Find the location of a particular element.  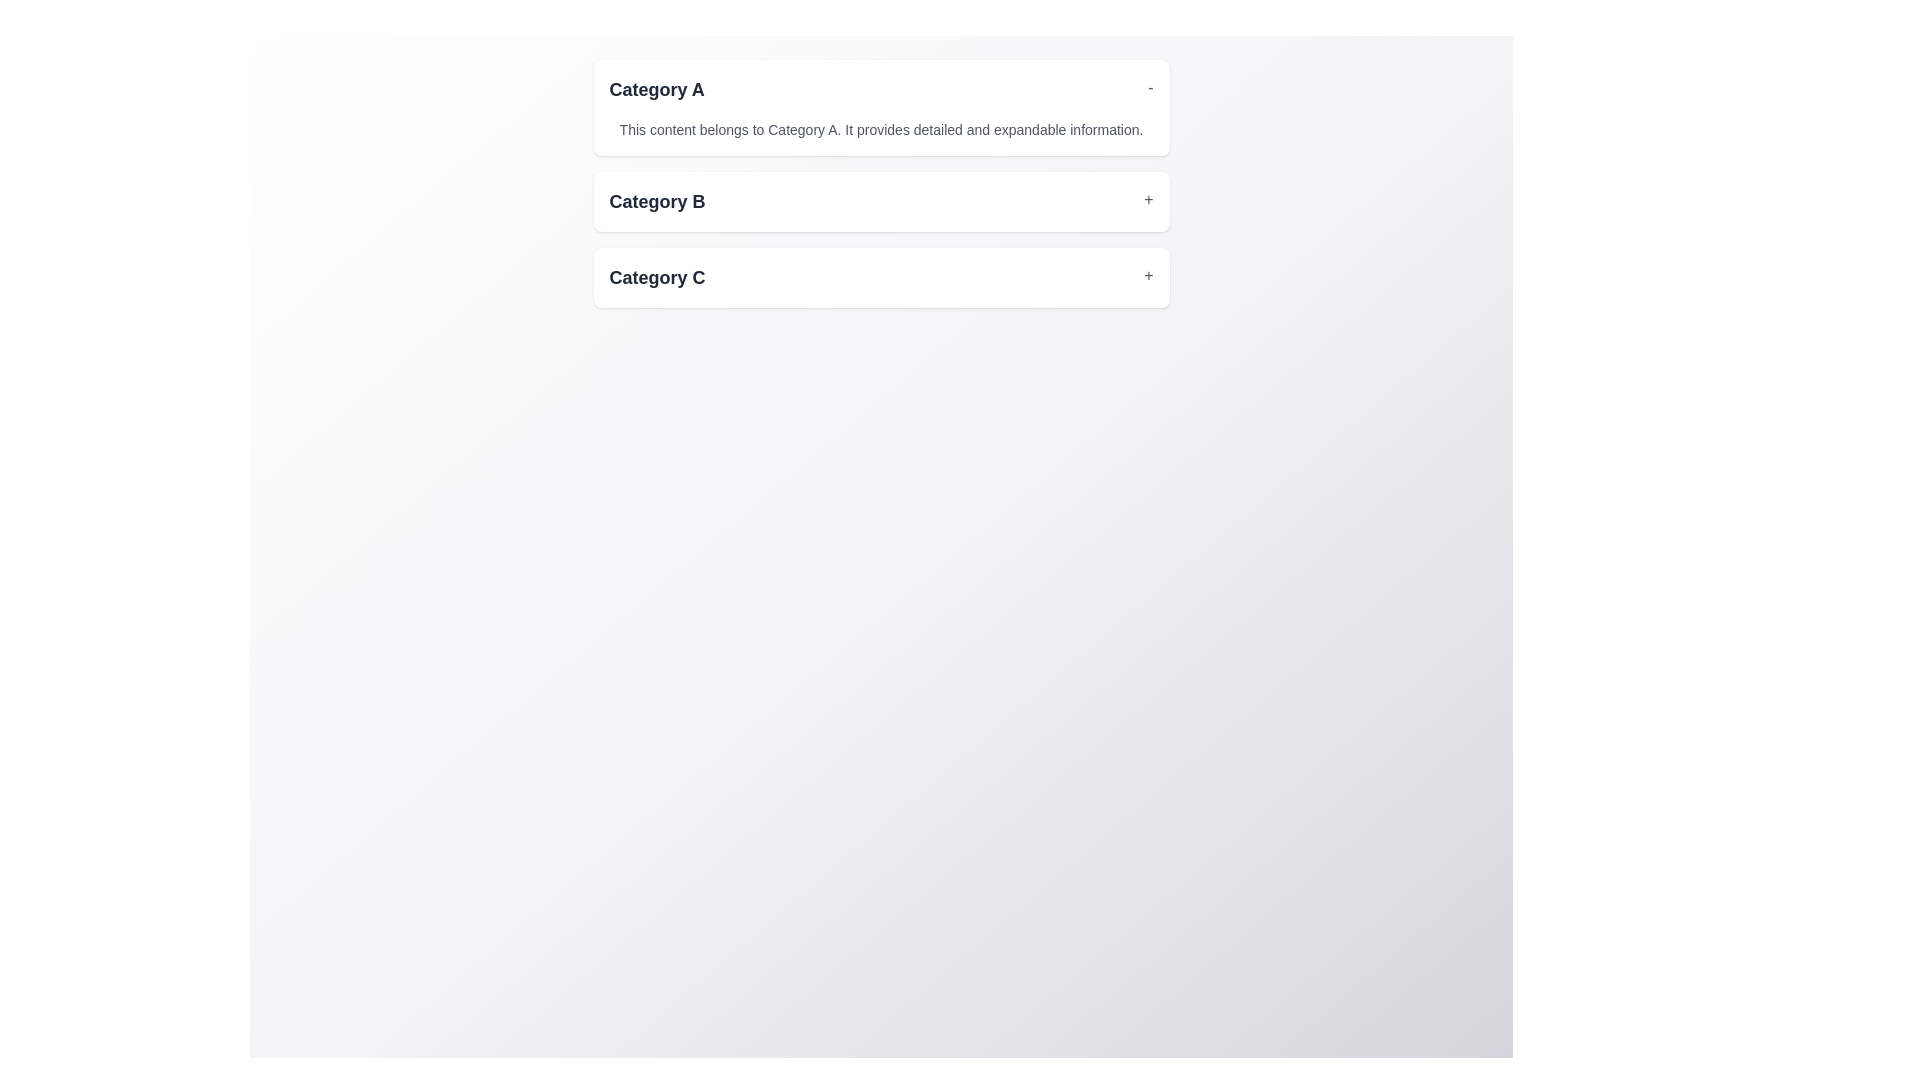

the gray plus icon located to the right of the 'Category B' label for additional context is located at coordinates (1148, 201).